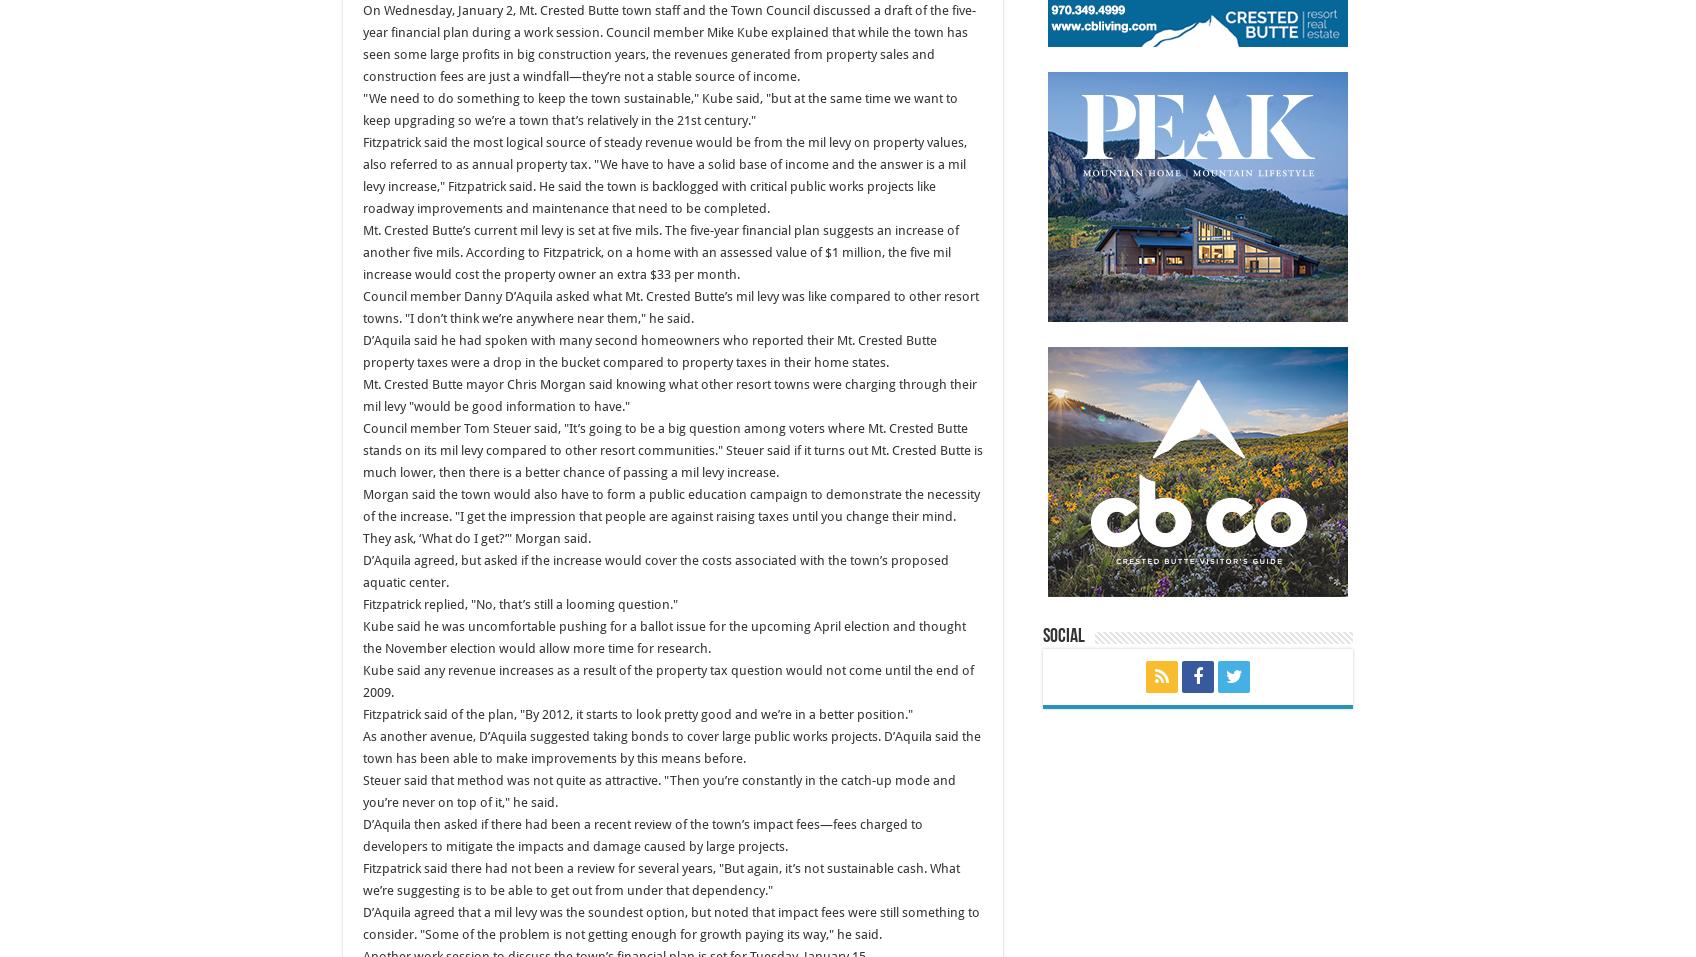 This screenshot has width=1696, height=957. Describe the element at coordinates (658, 790) in the screenshot. I see `'Steuer said that method was not quite as attractive. "Then you’re constantly in the catch-up mode and you’re never on top of it," he said.'` at that location.